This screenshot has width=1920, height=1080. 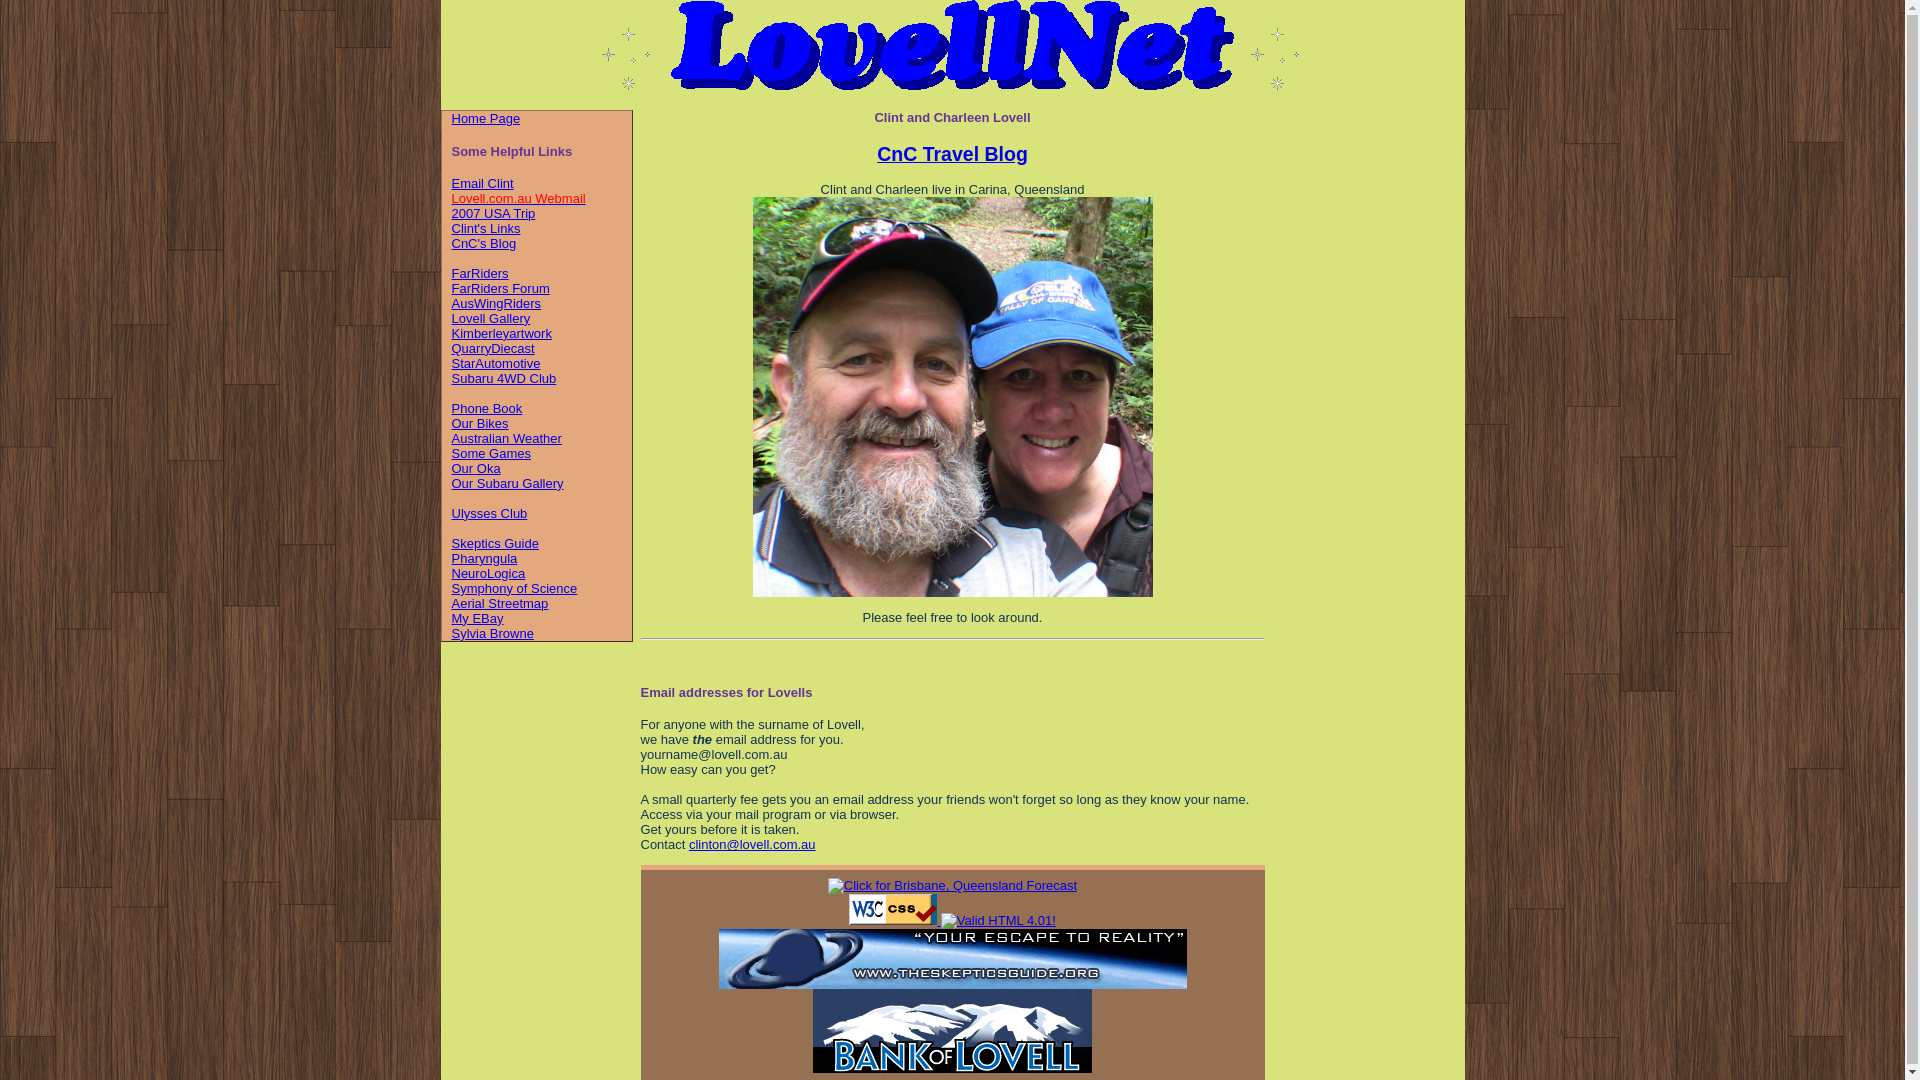 I want to click on 'Lovell.com.au Webmail', so click(x=518, y=198).